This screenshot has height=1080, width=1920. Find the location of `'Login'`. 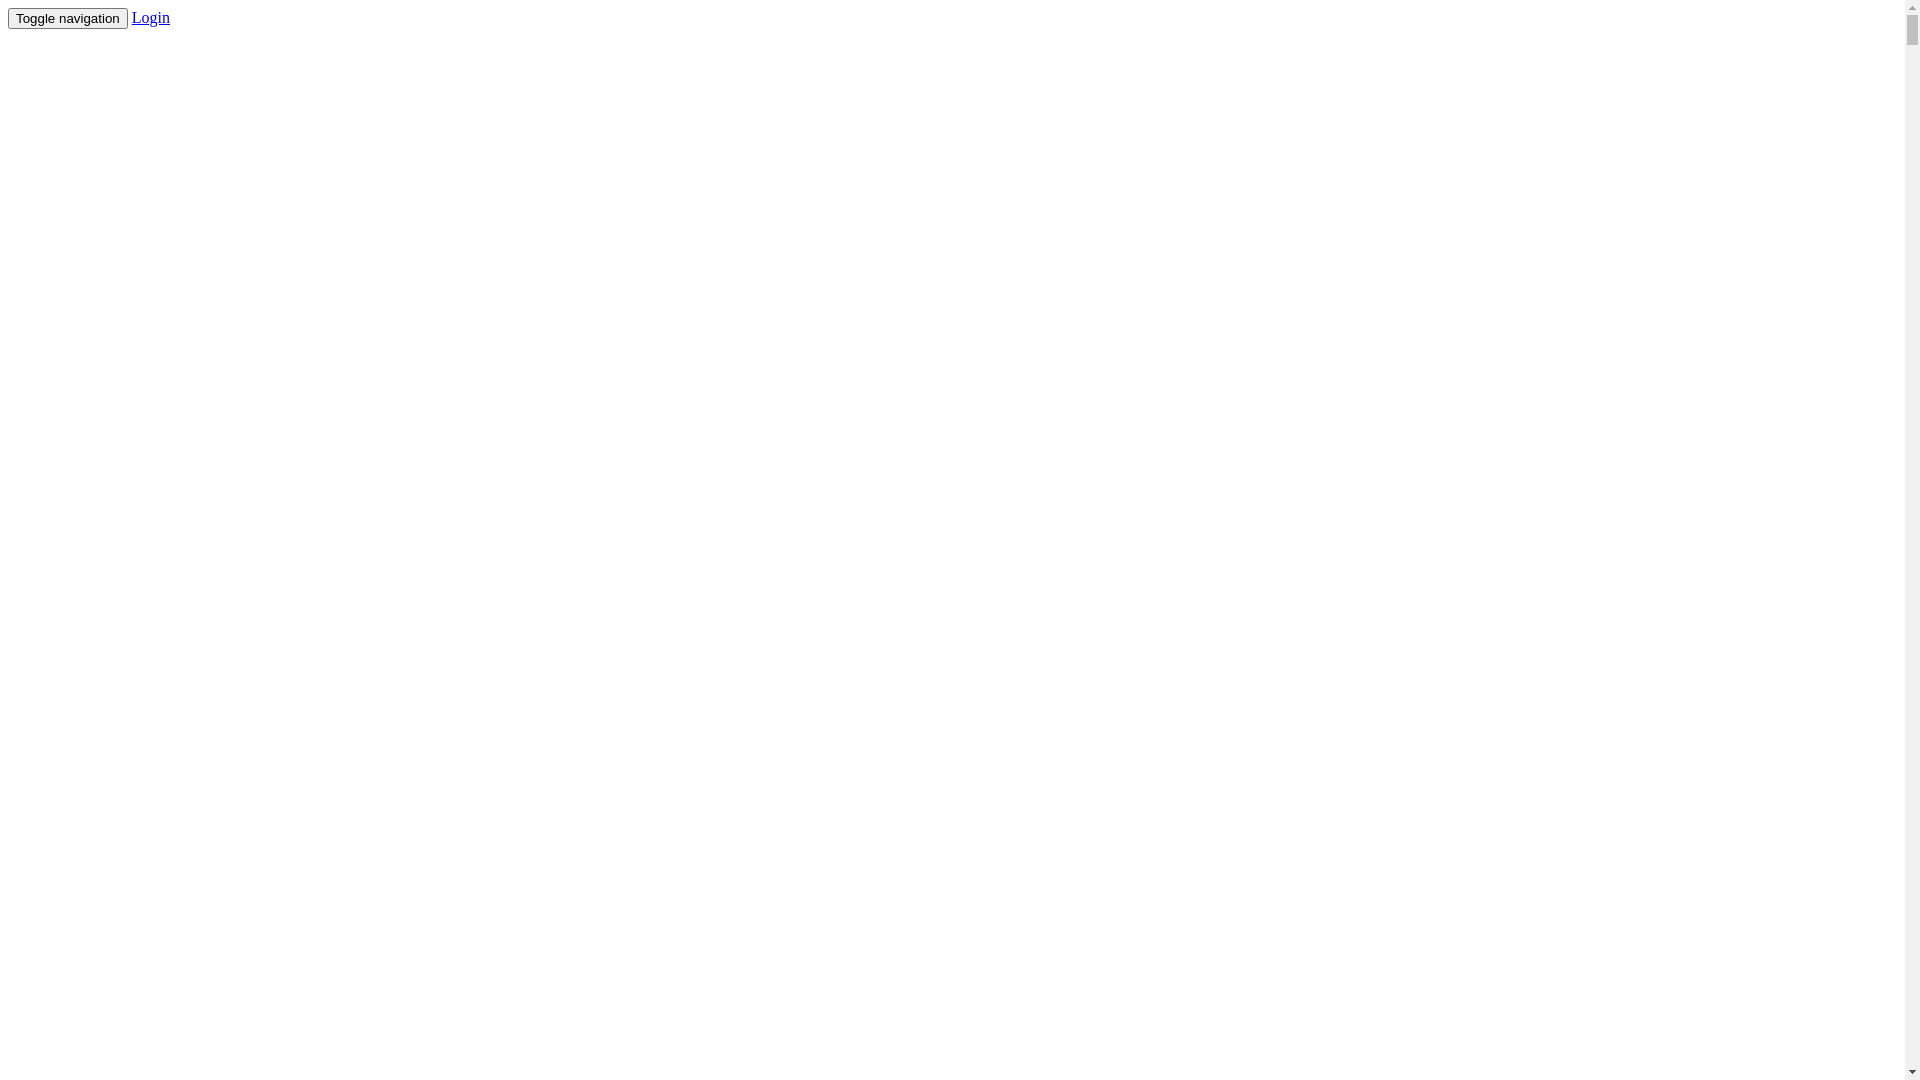

'Login' is located at coordinates (149, 17).